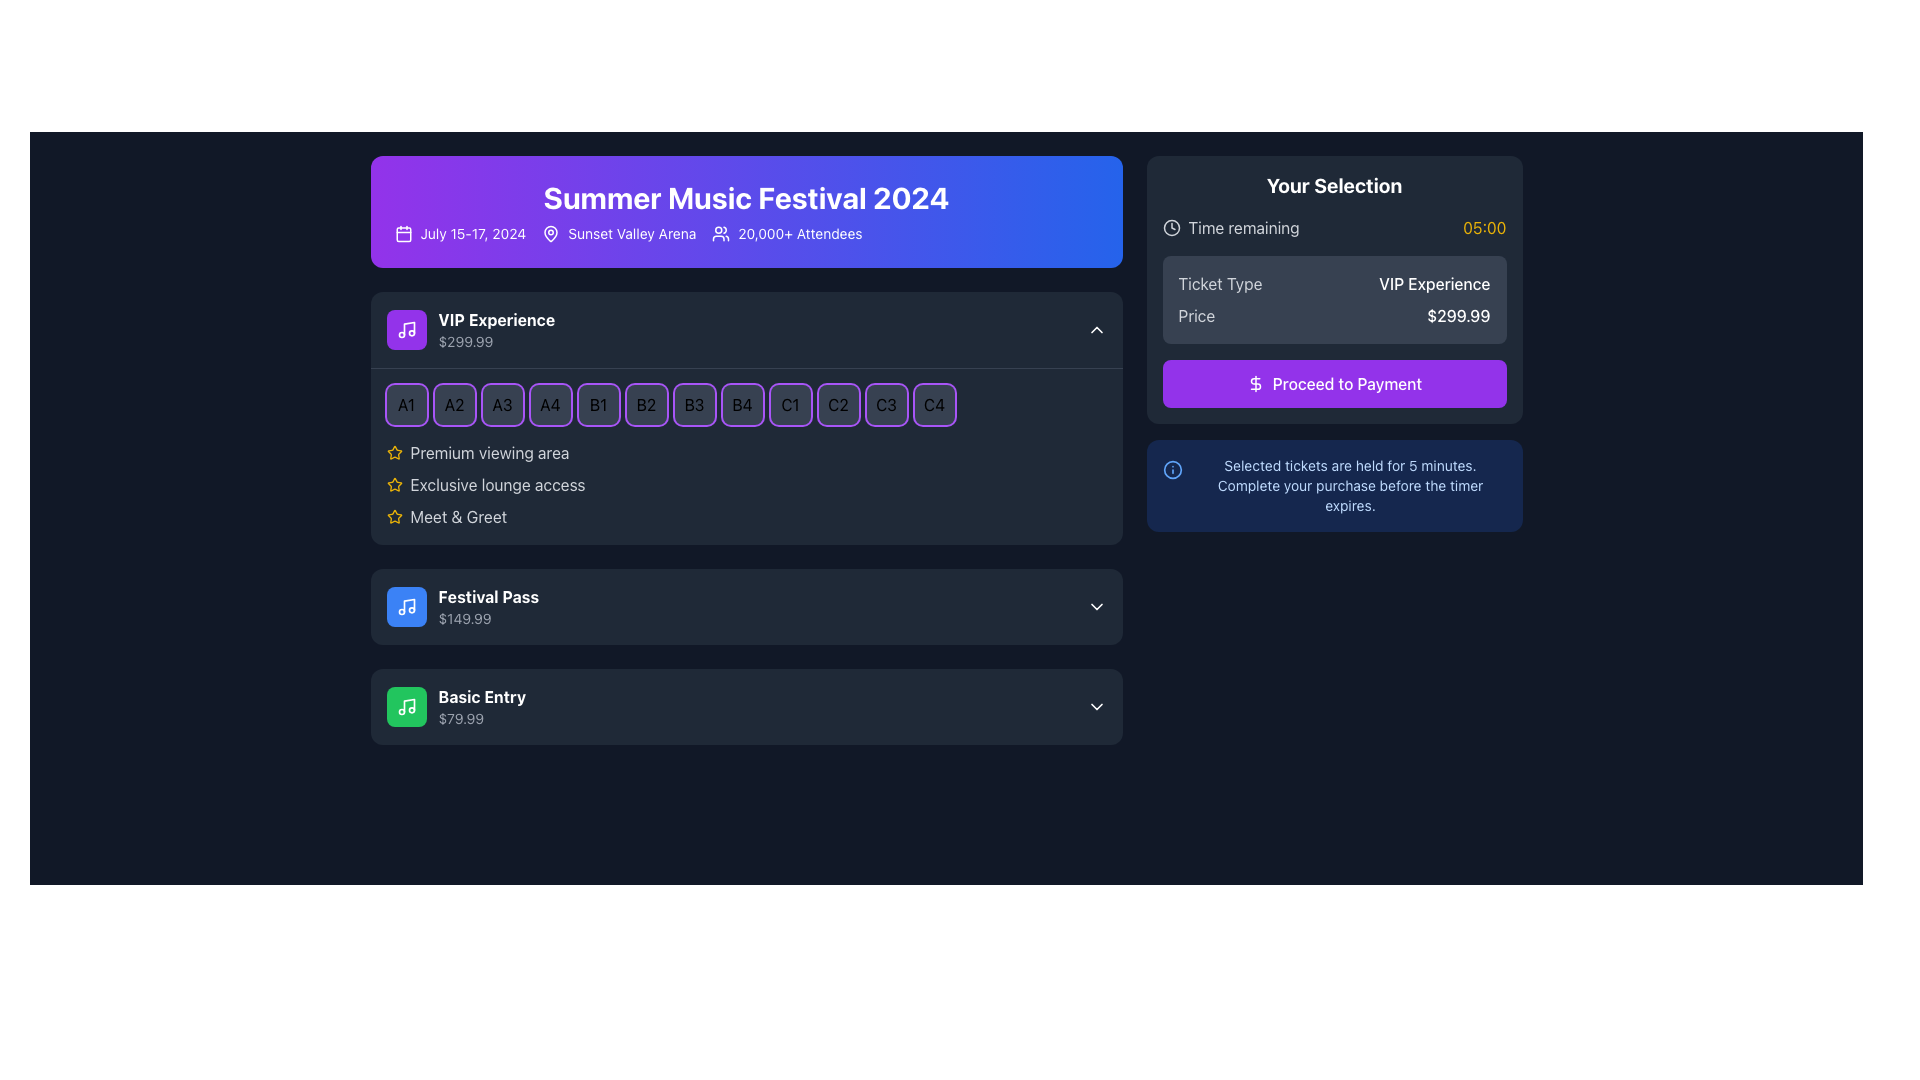 The width and height of the screenshot is (1920, 1080). What do you see at coordinates (1458, 315) in the screenshot?
I see `displayed price '$299.99' on the text label located in the 'Your Selection' section, specifically to the right of the 'Price' label` at bounding box center [1458, 315].